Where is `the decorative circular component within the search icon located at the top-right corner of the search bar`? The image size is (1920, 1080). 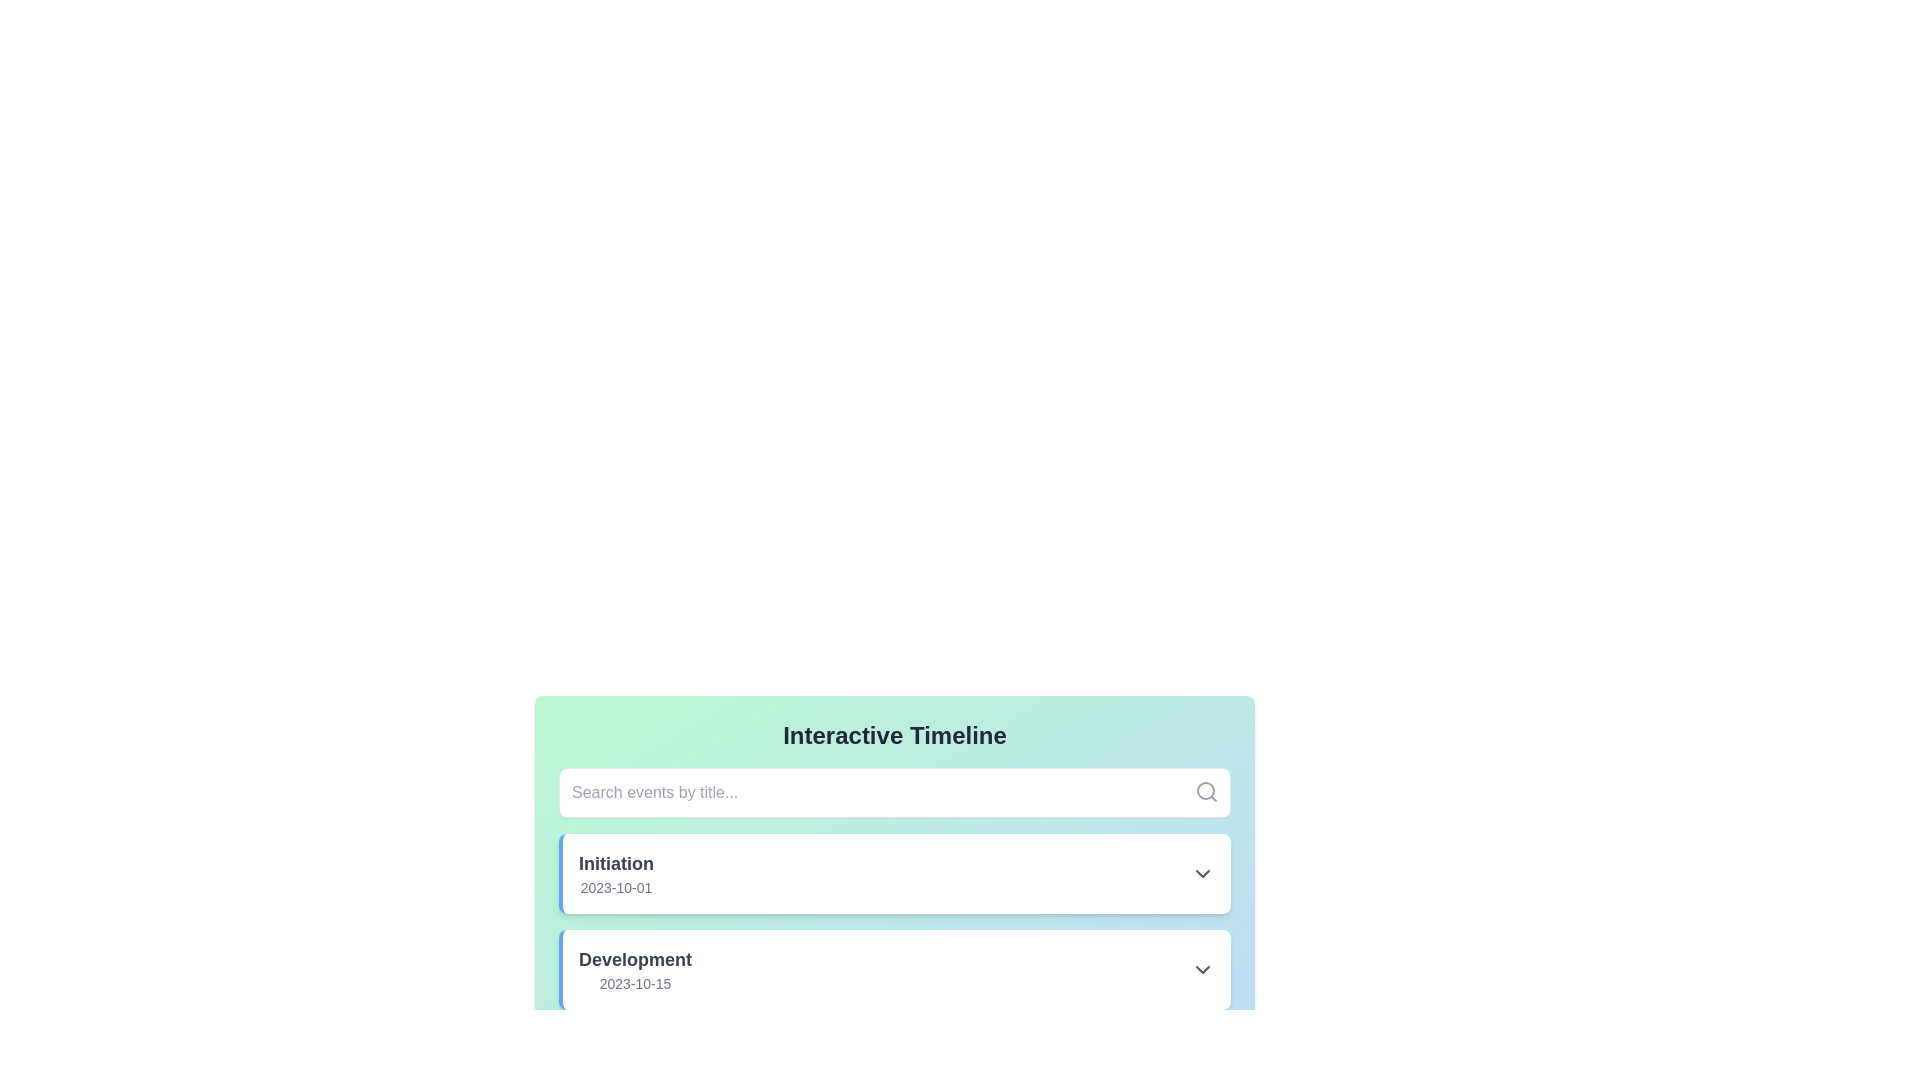
the decorative circular component within the search icon located at the top-right corner of the search bar is located at coordinates (1204, 789).